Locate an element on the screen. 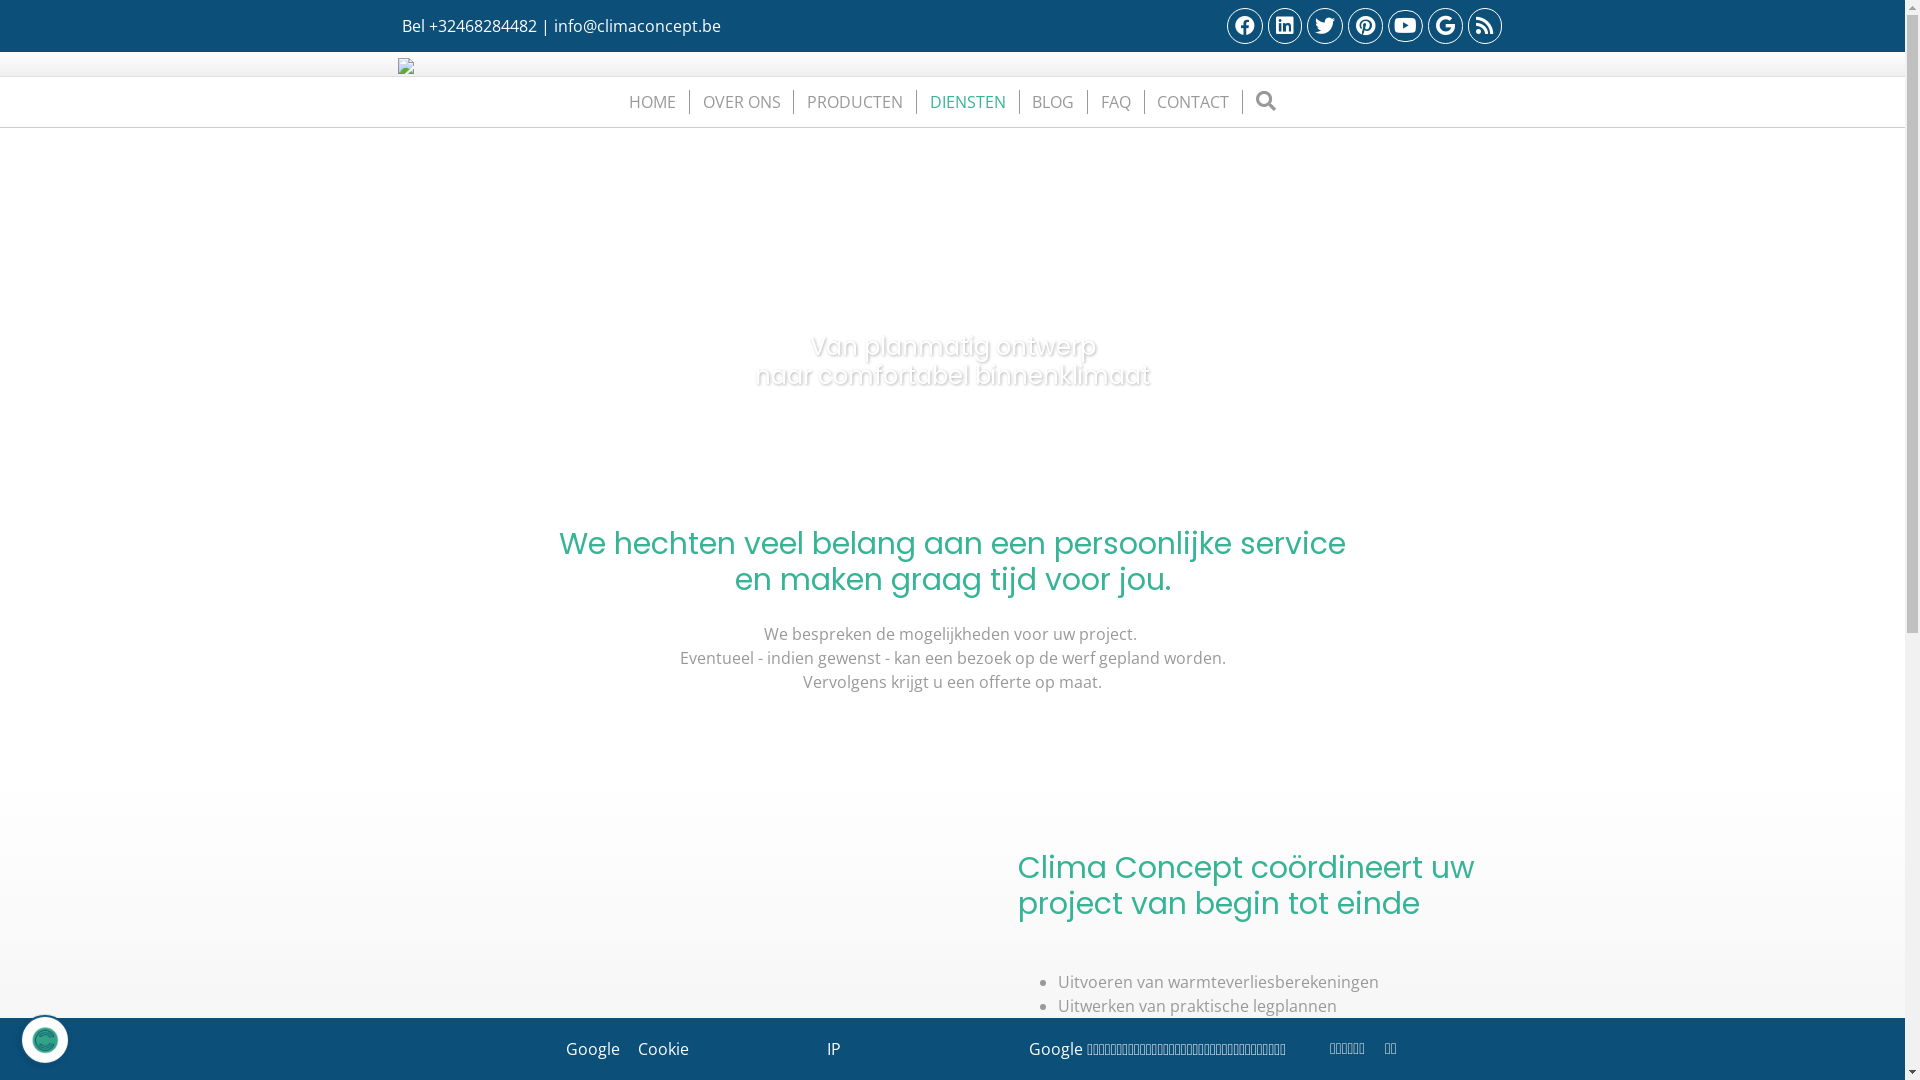  'CONTACT' is located at coordinates (1193, 101).